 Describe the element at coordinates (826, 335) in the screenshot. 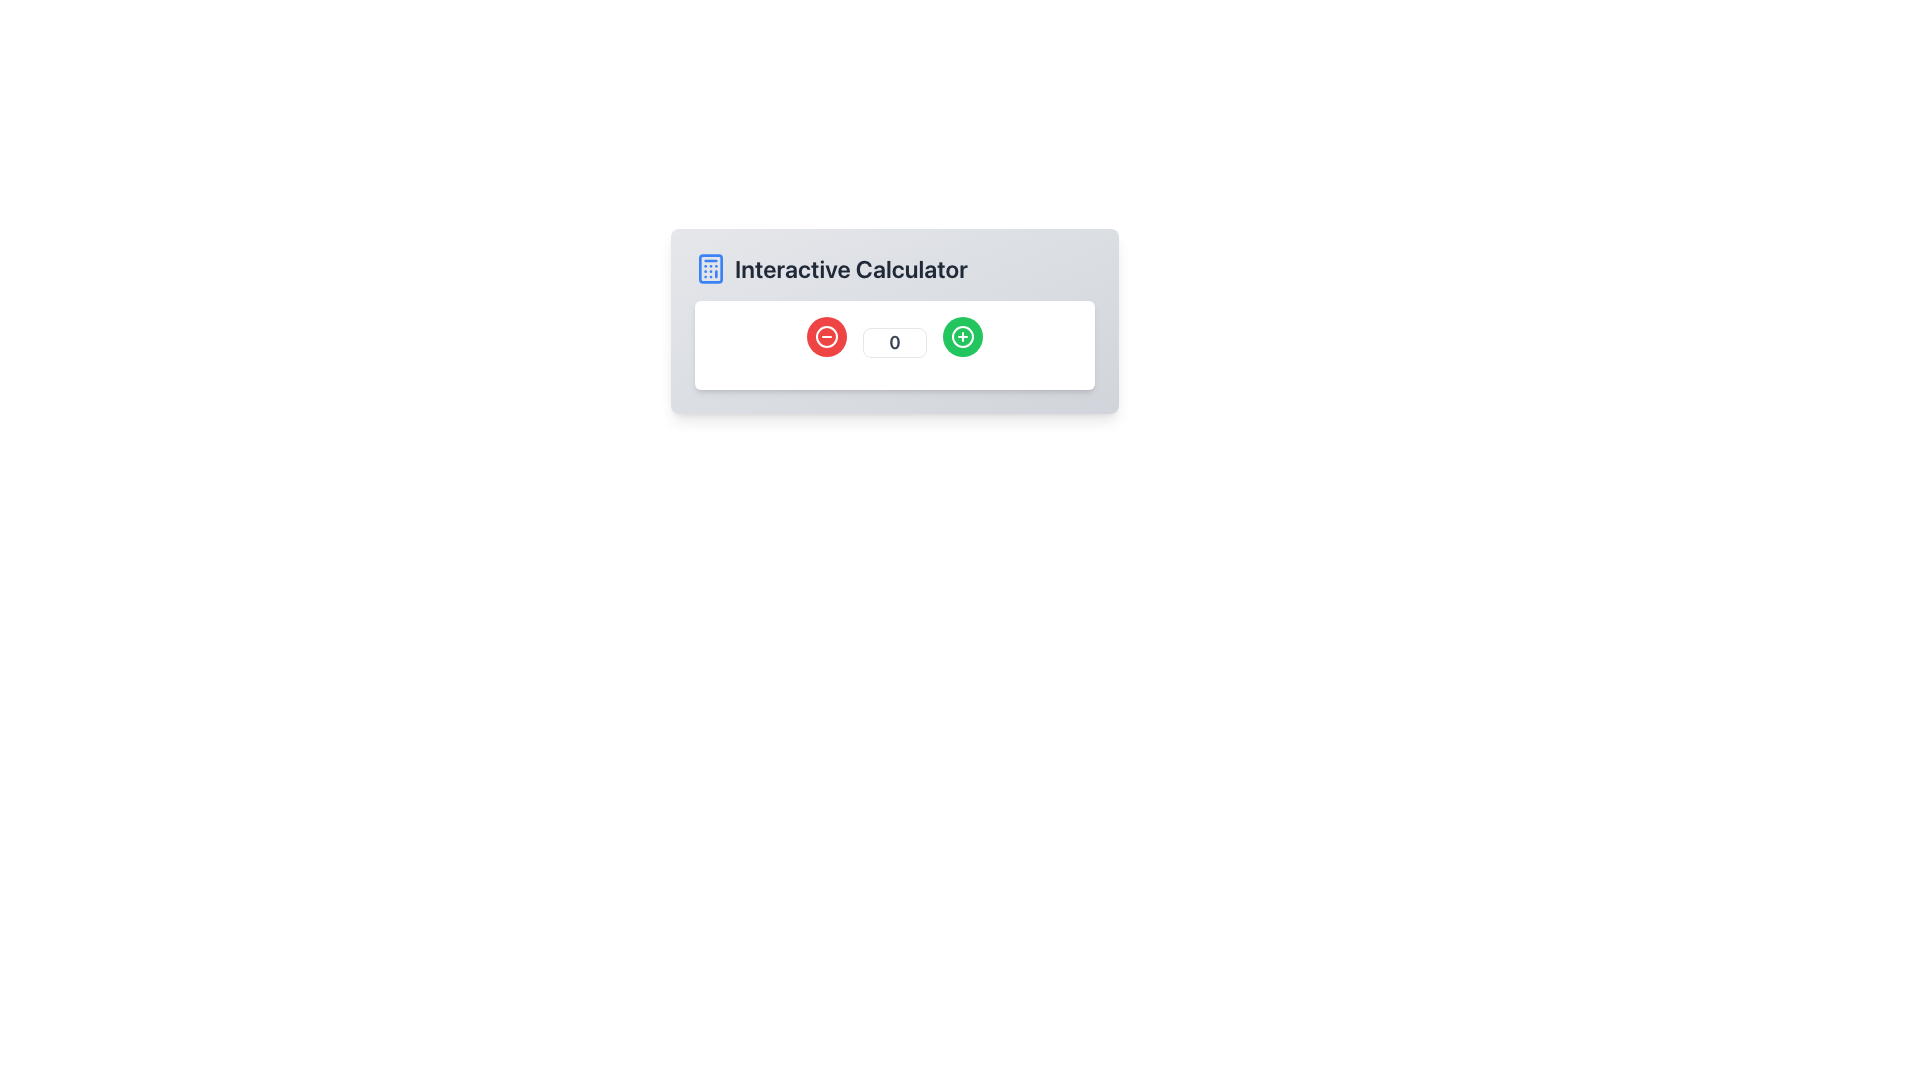

I see `the decorative element inside the red circular button intended for decrementing a value, located under the heading 'Interactive Calculator'` at that location.